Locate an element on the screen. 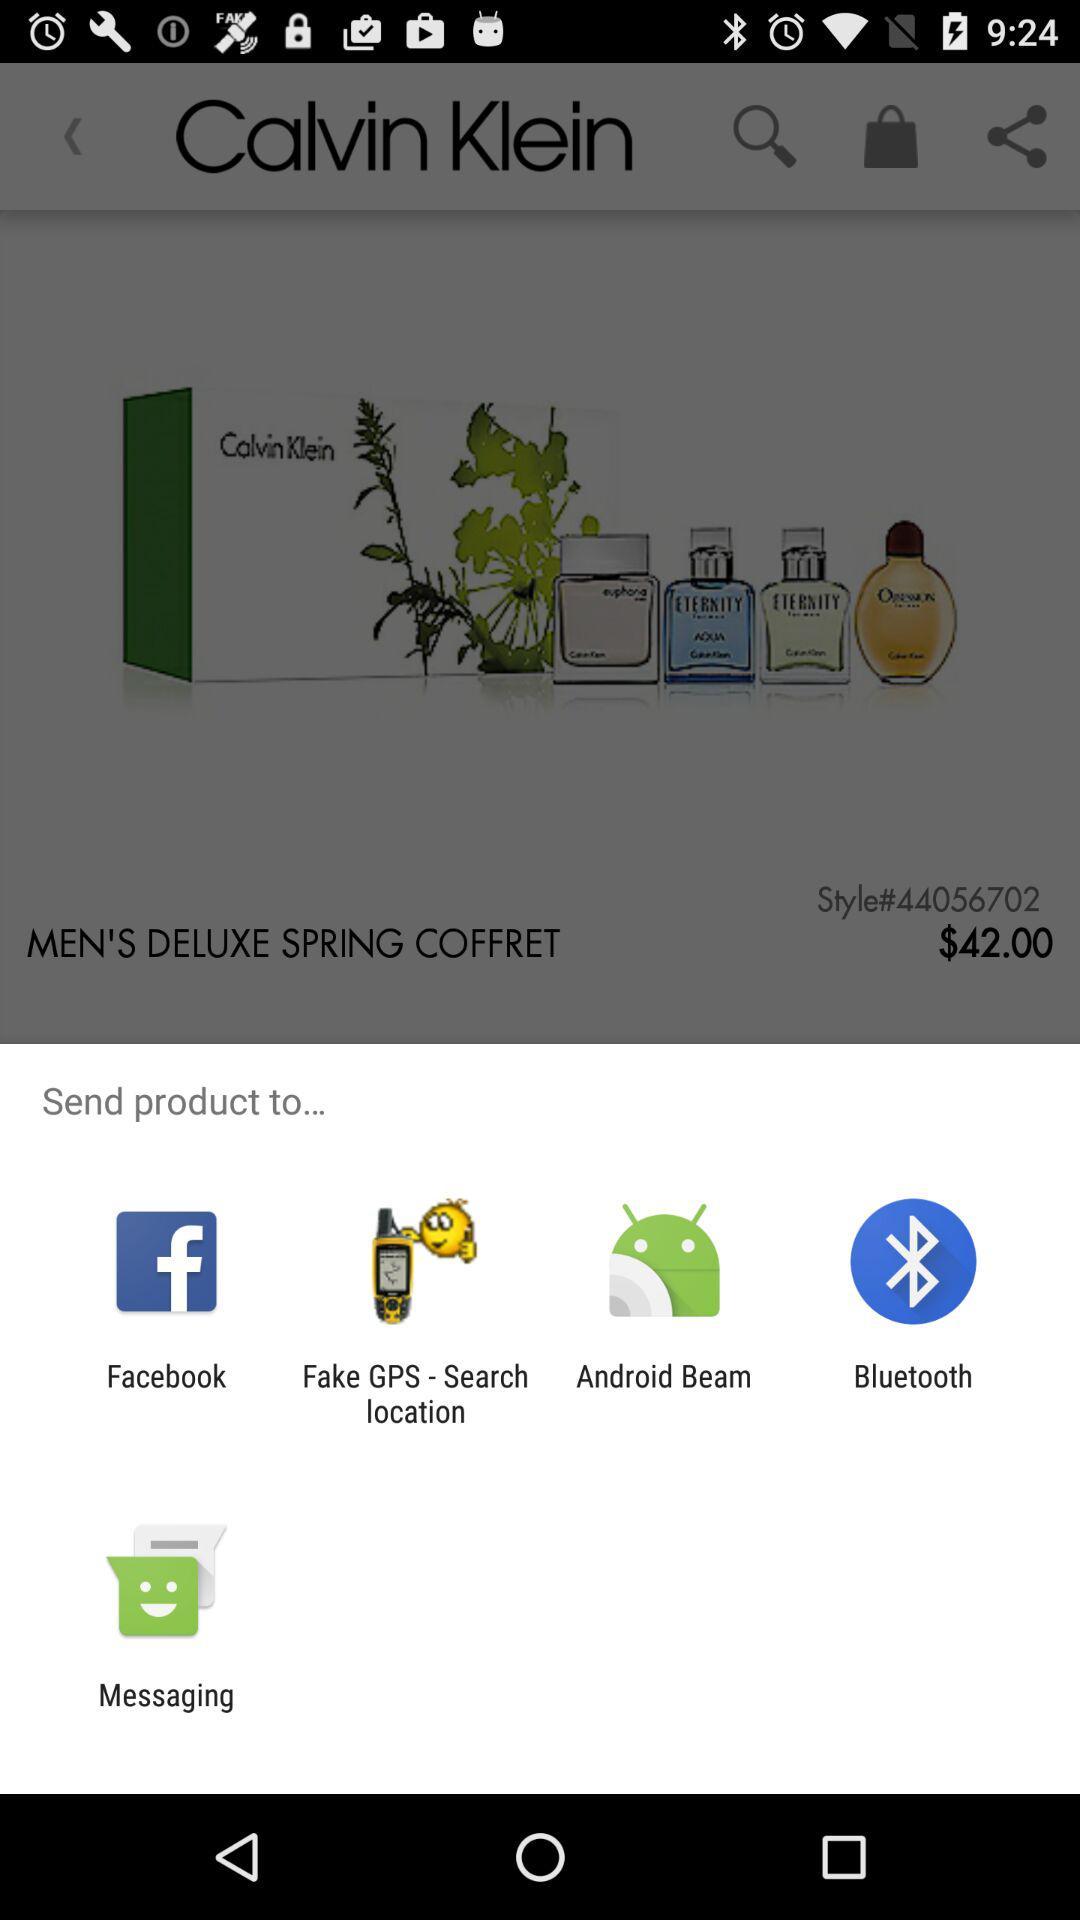 Image resolution: width=1080 pixels, height=1920 pixels. app next to bluetooth item is located at coordinates (664, 1392).